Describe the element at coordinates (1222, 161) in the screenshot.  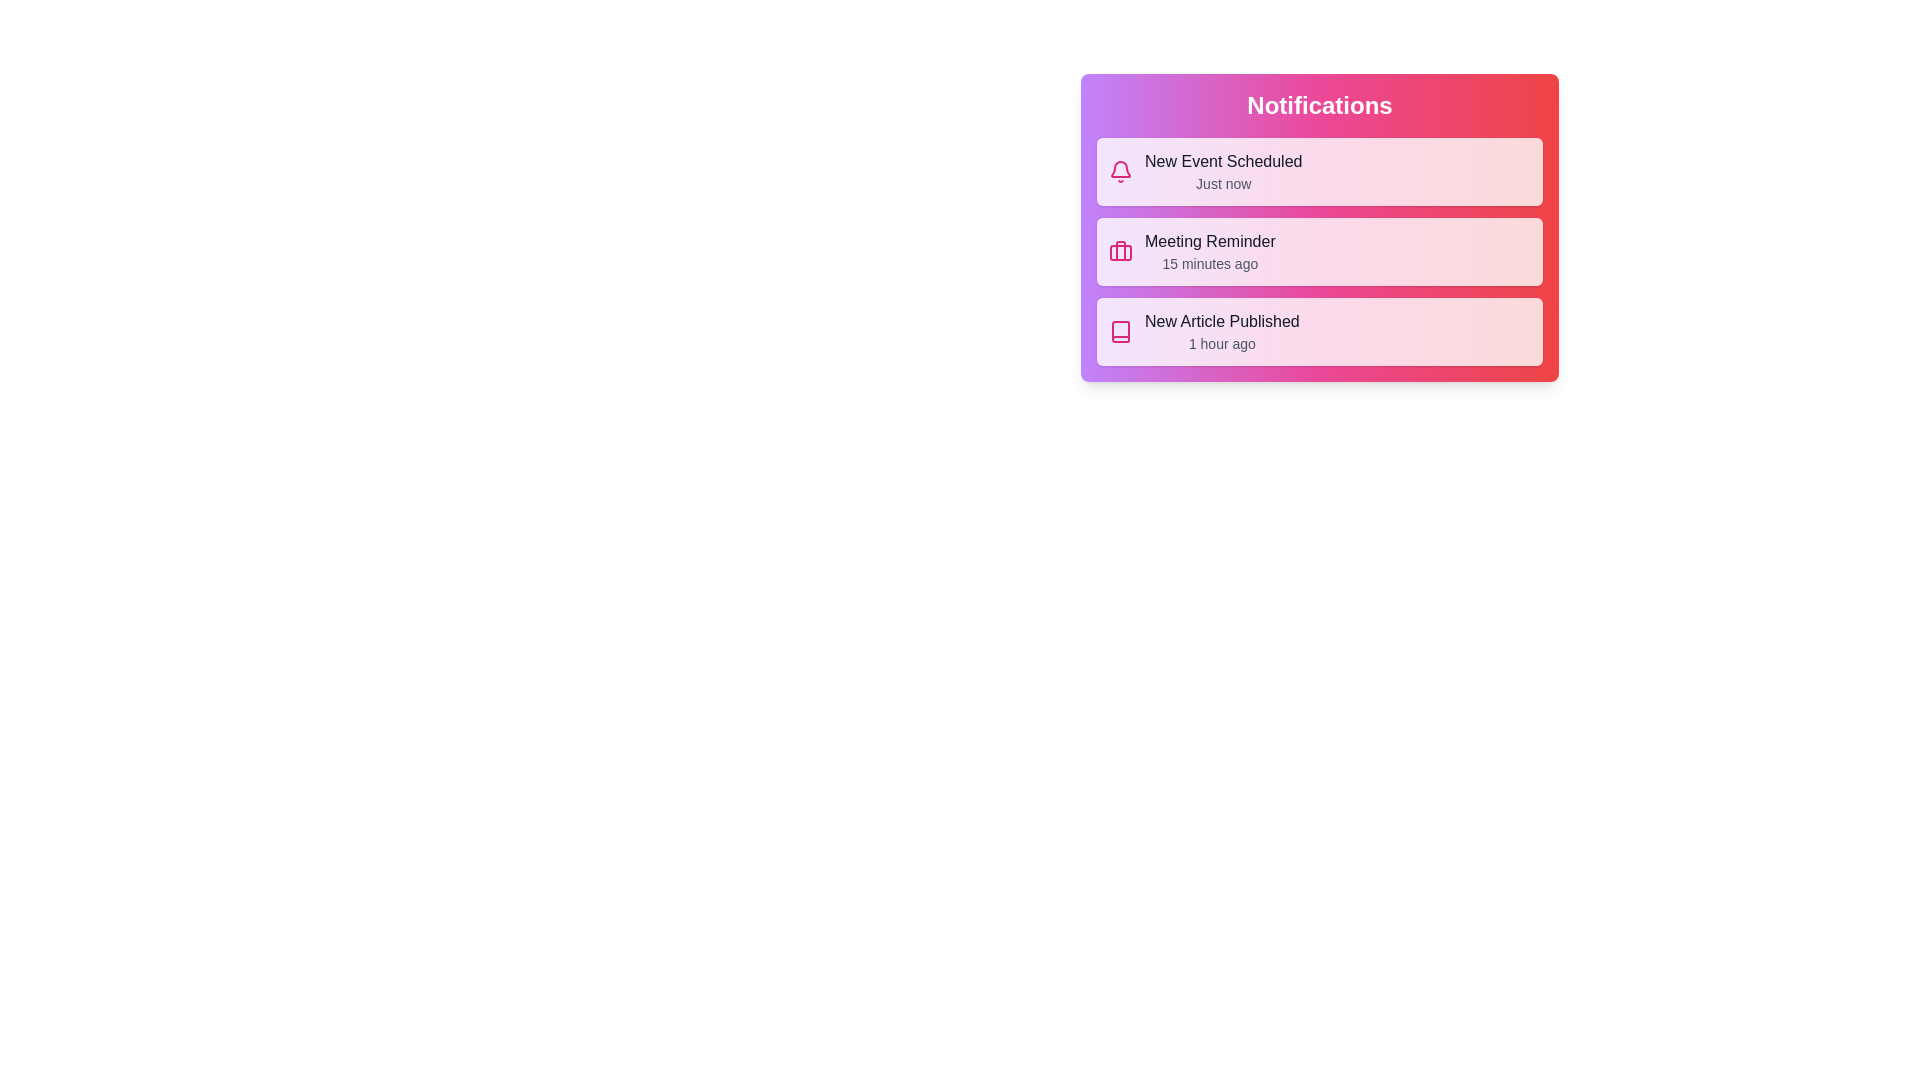
I see `the notification title New Event Scheduled to select it` at that location.